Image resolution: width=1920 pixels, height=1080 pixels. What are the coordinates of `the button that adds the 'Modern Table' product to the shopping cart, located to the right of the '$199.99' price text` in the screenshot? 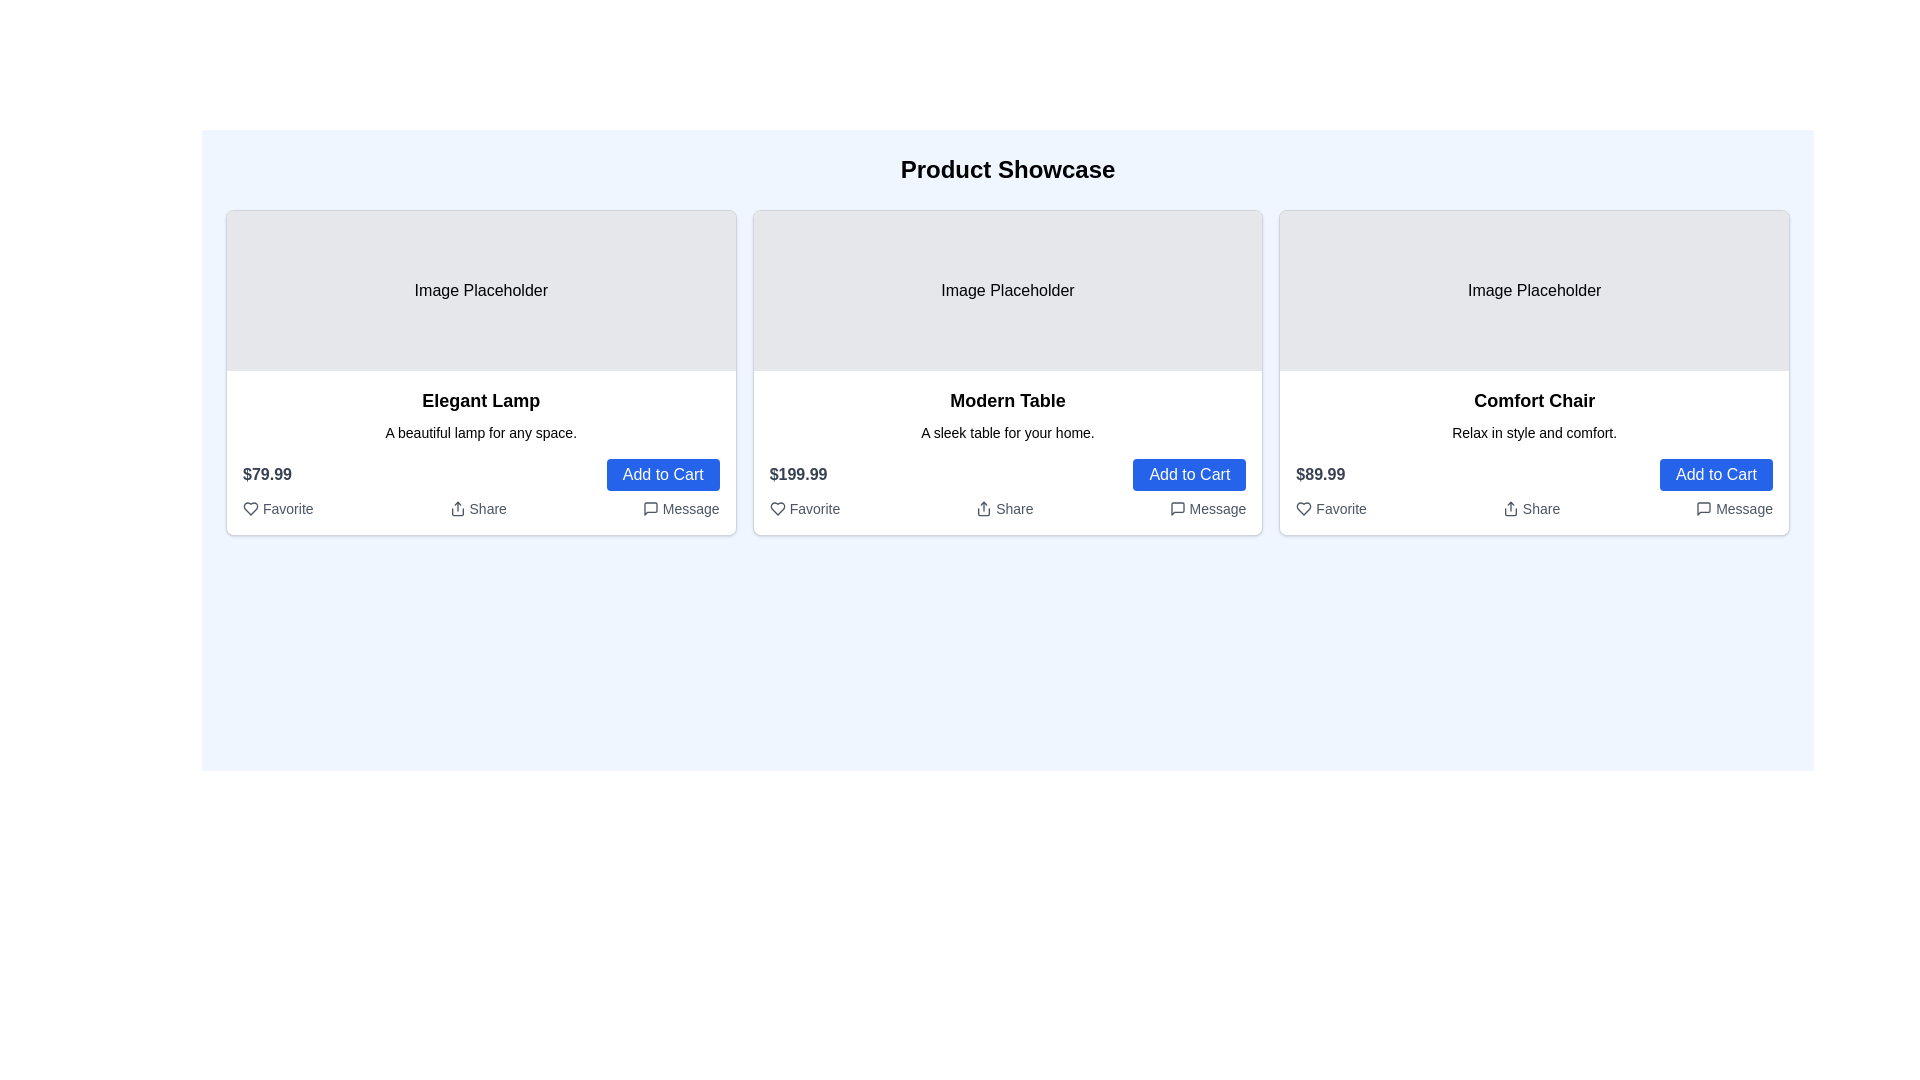 It's located at (1189, 474).